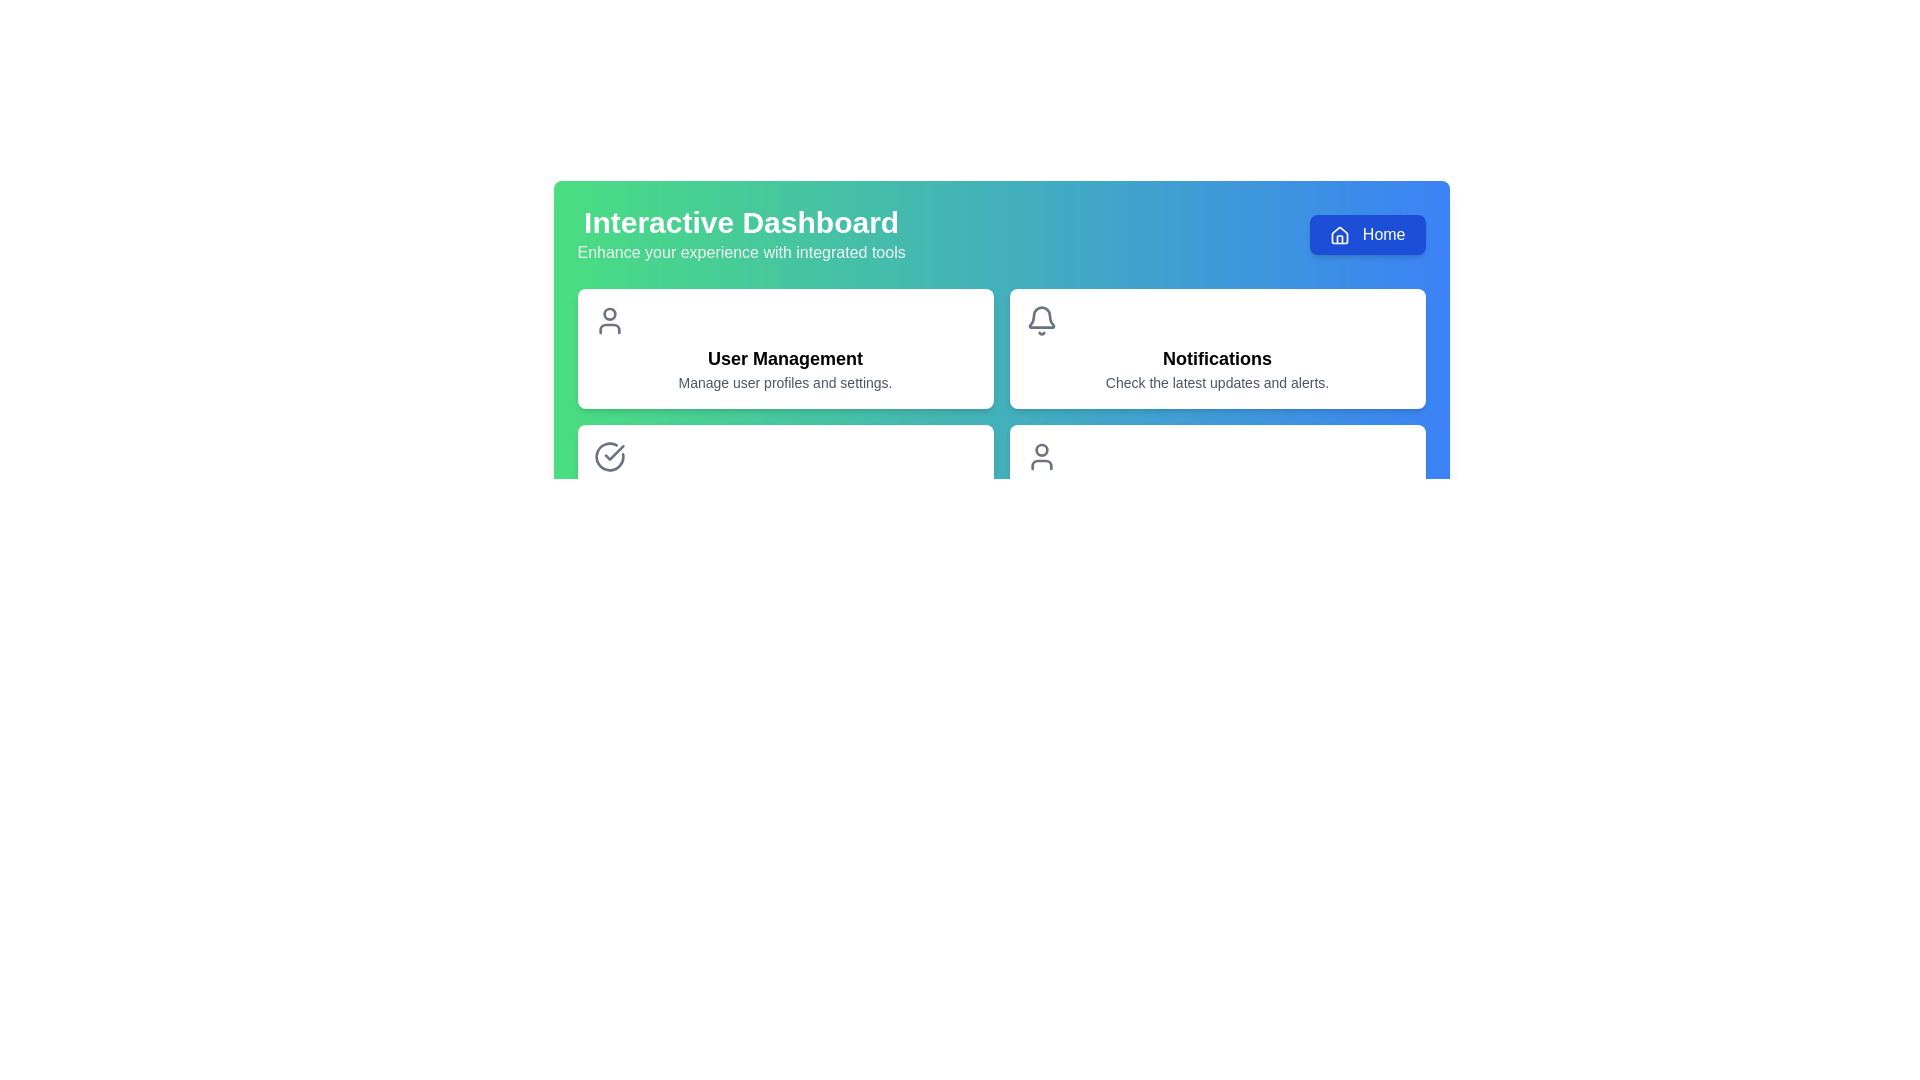 The image size is (1920, 1080). I want to click on the decorative component representing the head within the user avatar illustration, which is part of the user icon graphic on the 'User Management' card, so click(608, 314).